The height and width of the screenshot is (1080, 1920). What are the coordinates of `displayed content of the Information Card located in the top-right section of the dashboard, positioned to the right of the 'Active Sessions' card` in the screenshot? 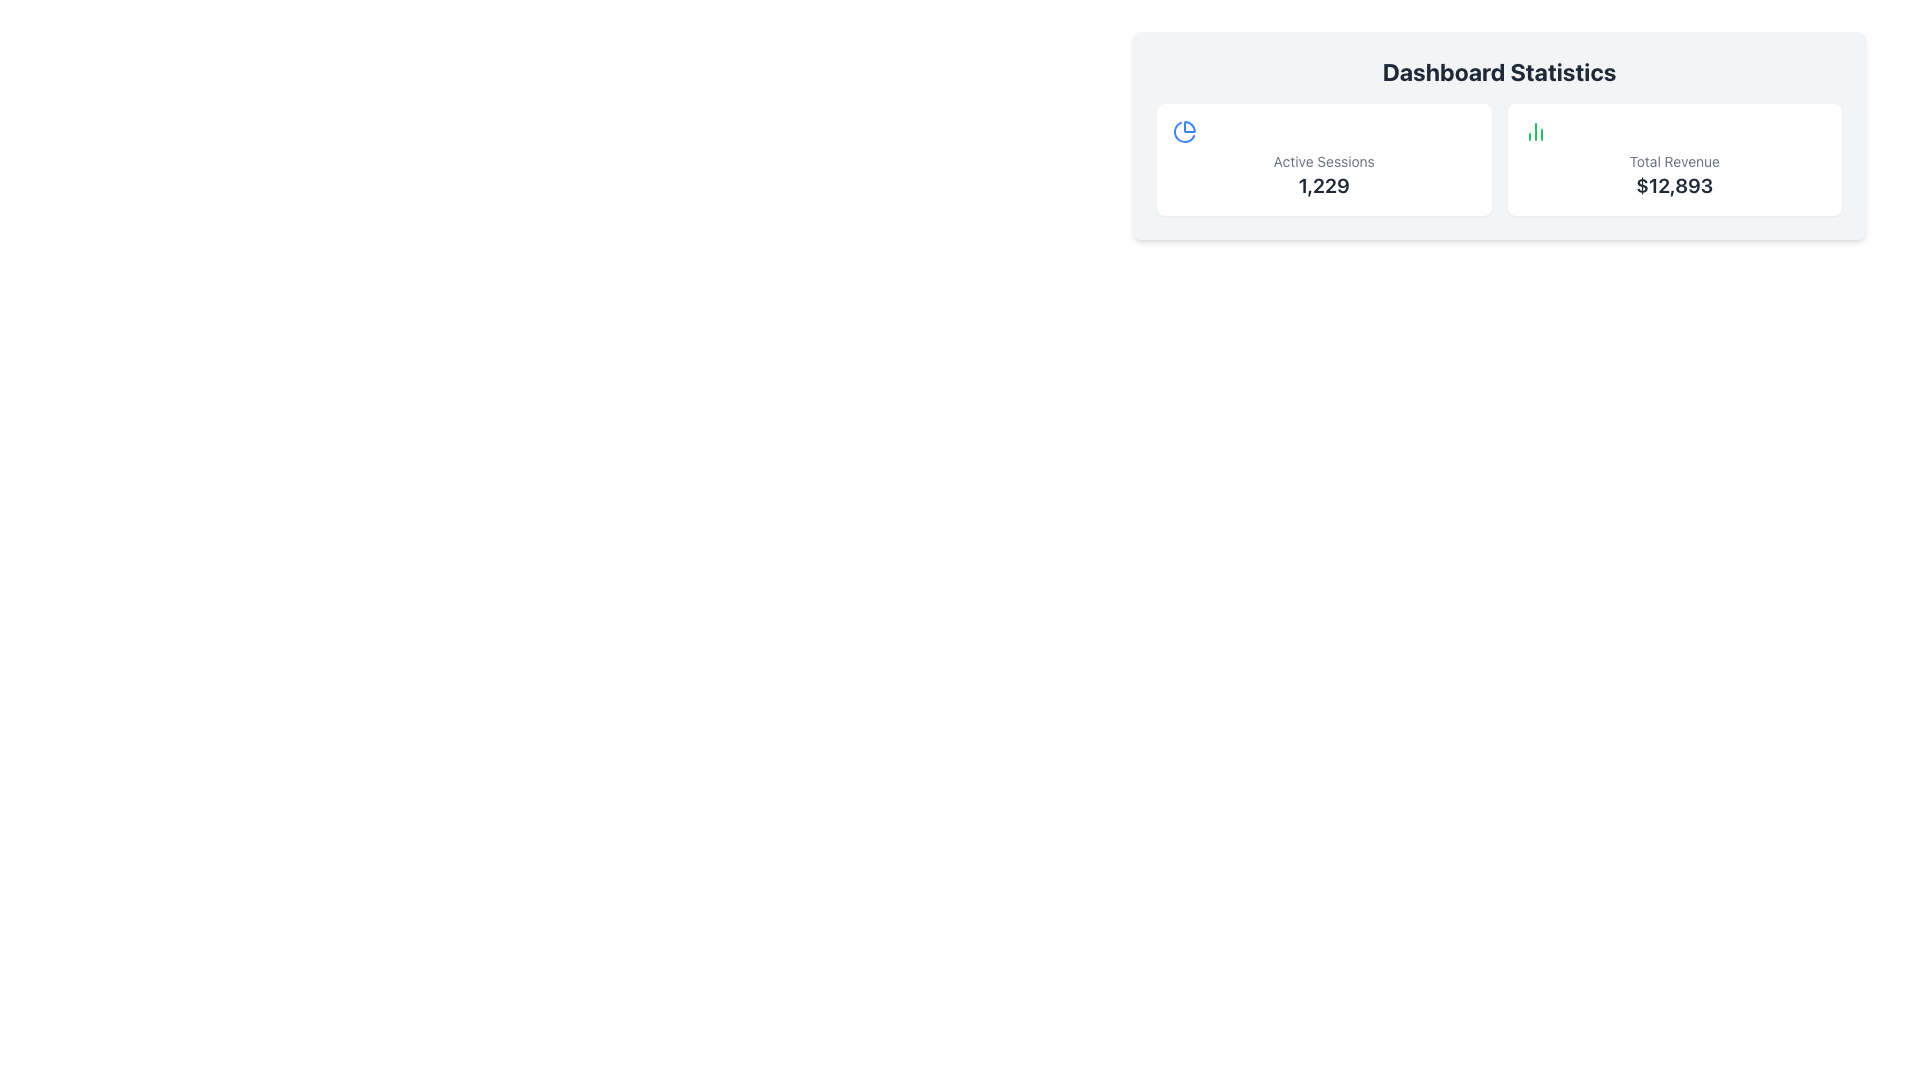 It's located at (1674, 158).